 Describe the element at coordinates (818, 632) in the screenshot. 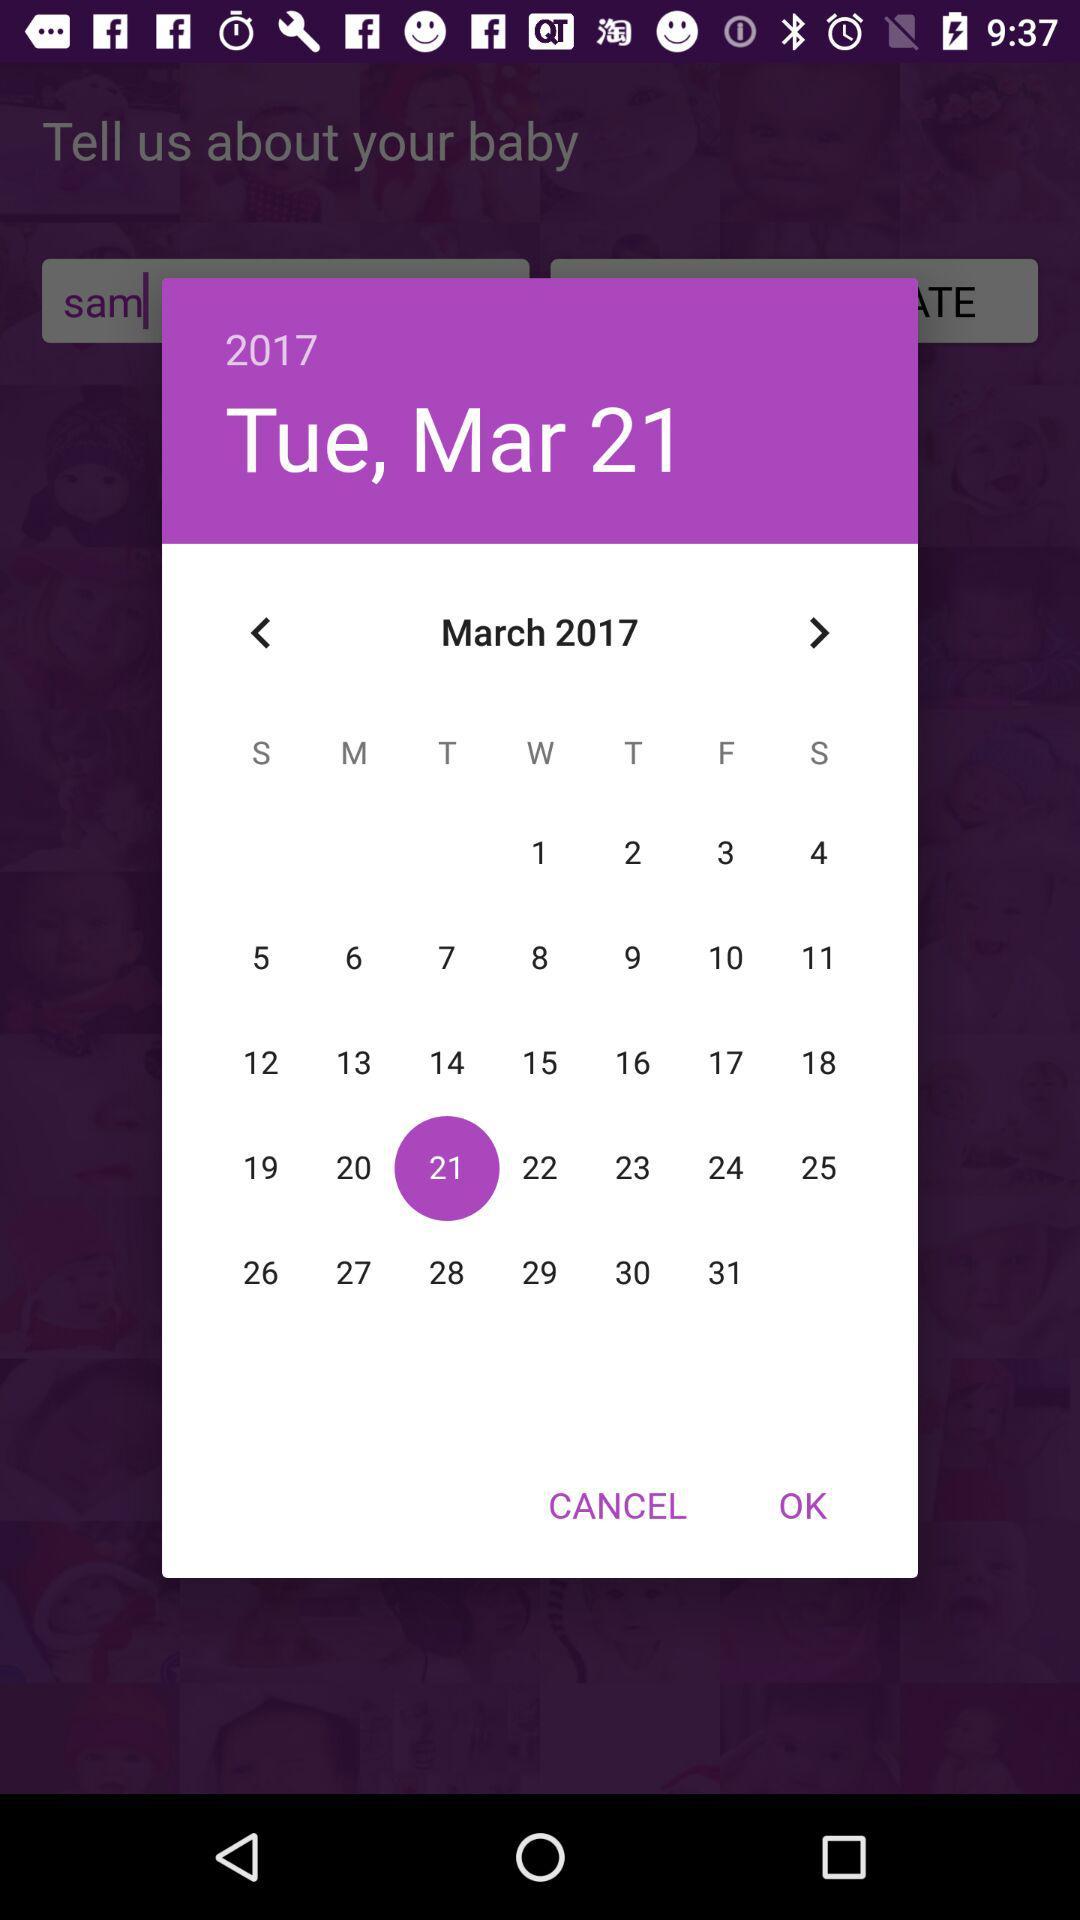

I see `the icon at the top right corner` at that location.